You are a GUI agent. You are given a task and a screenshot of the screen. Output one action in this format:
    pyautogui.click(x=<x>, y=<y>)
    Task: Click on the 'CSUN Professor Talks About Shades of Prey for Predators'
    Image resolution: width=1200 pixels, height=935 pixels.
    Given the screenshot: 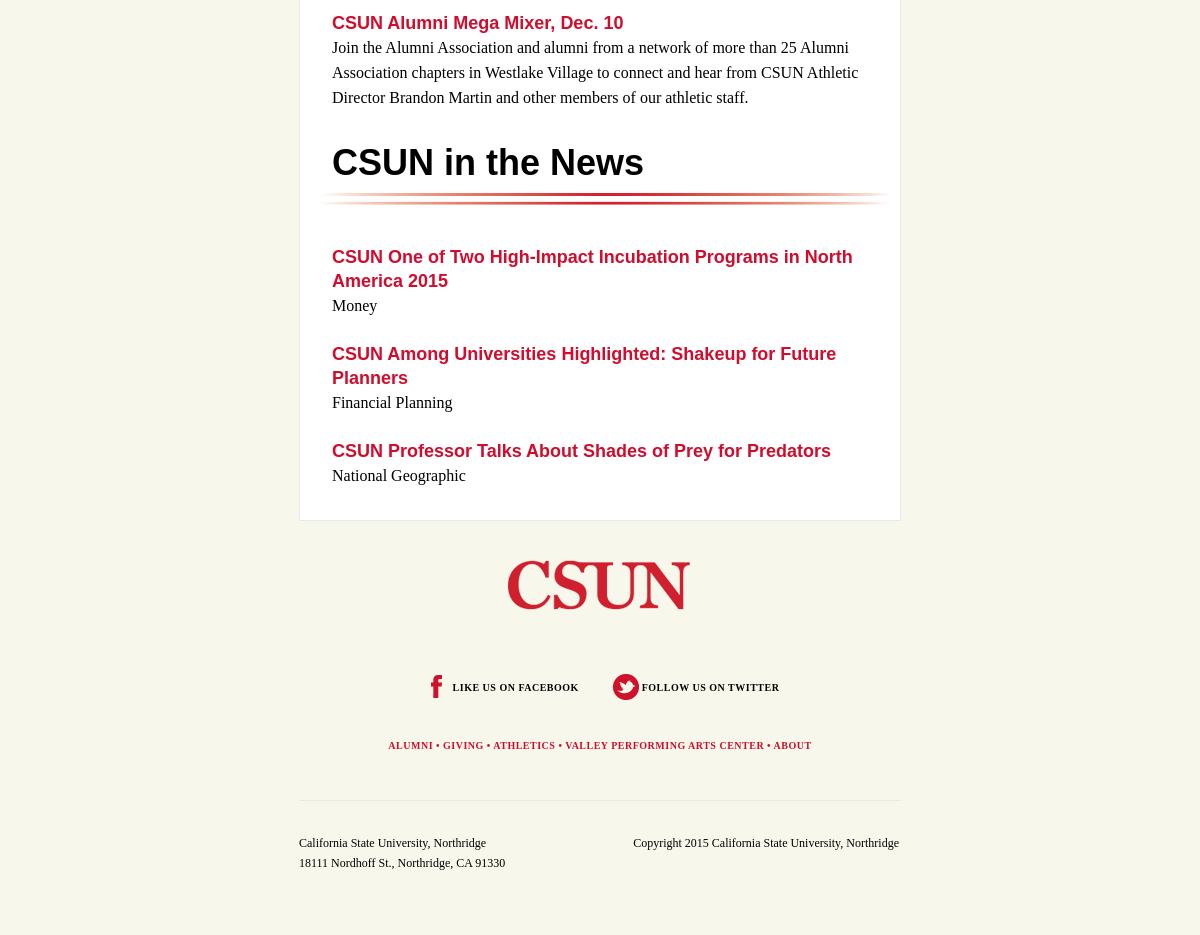 What is the action you would take?
    pyautogui.click(x=580, y=450)
    